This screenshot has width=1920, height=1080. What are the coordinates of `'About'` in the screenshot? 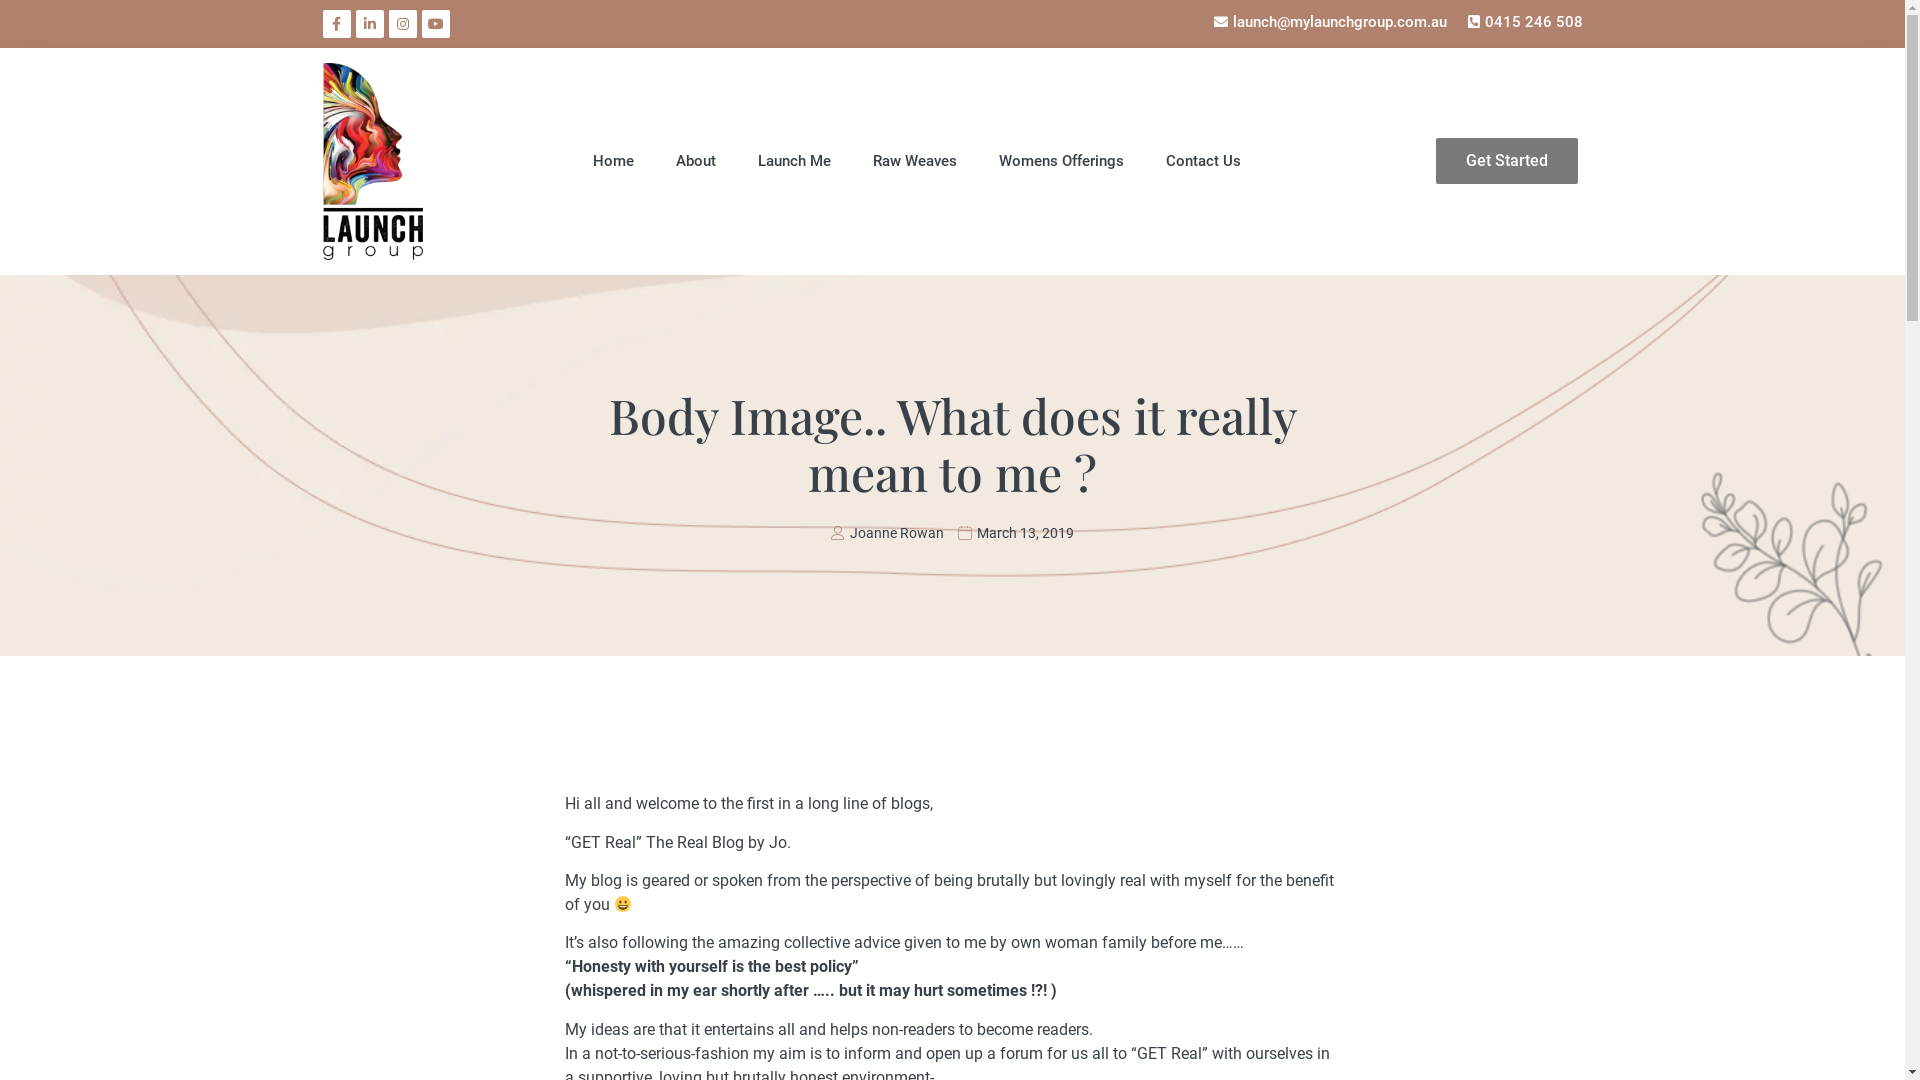 It's located at (696, 160).